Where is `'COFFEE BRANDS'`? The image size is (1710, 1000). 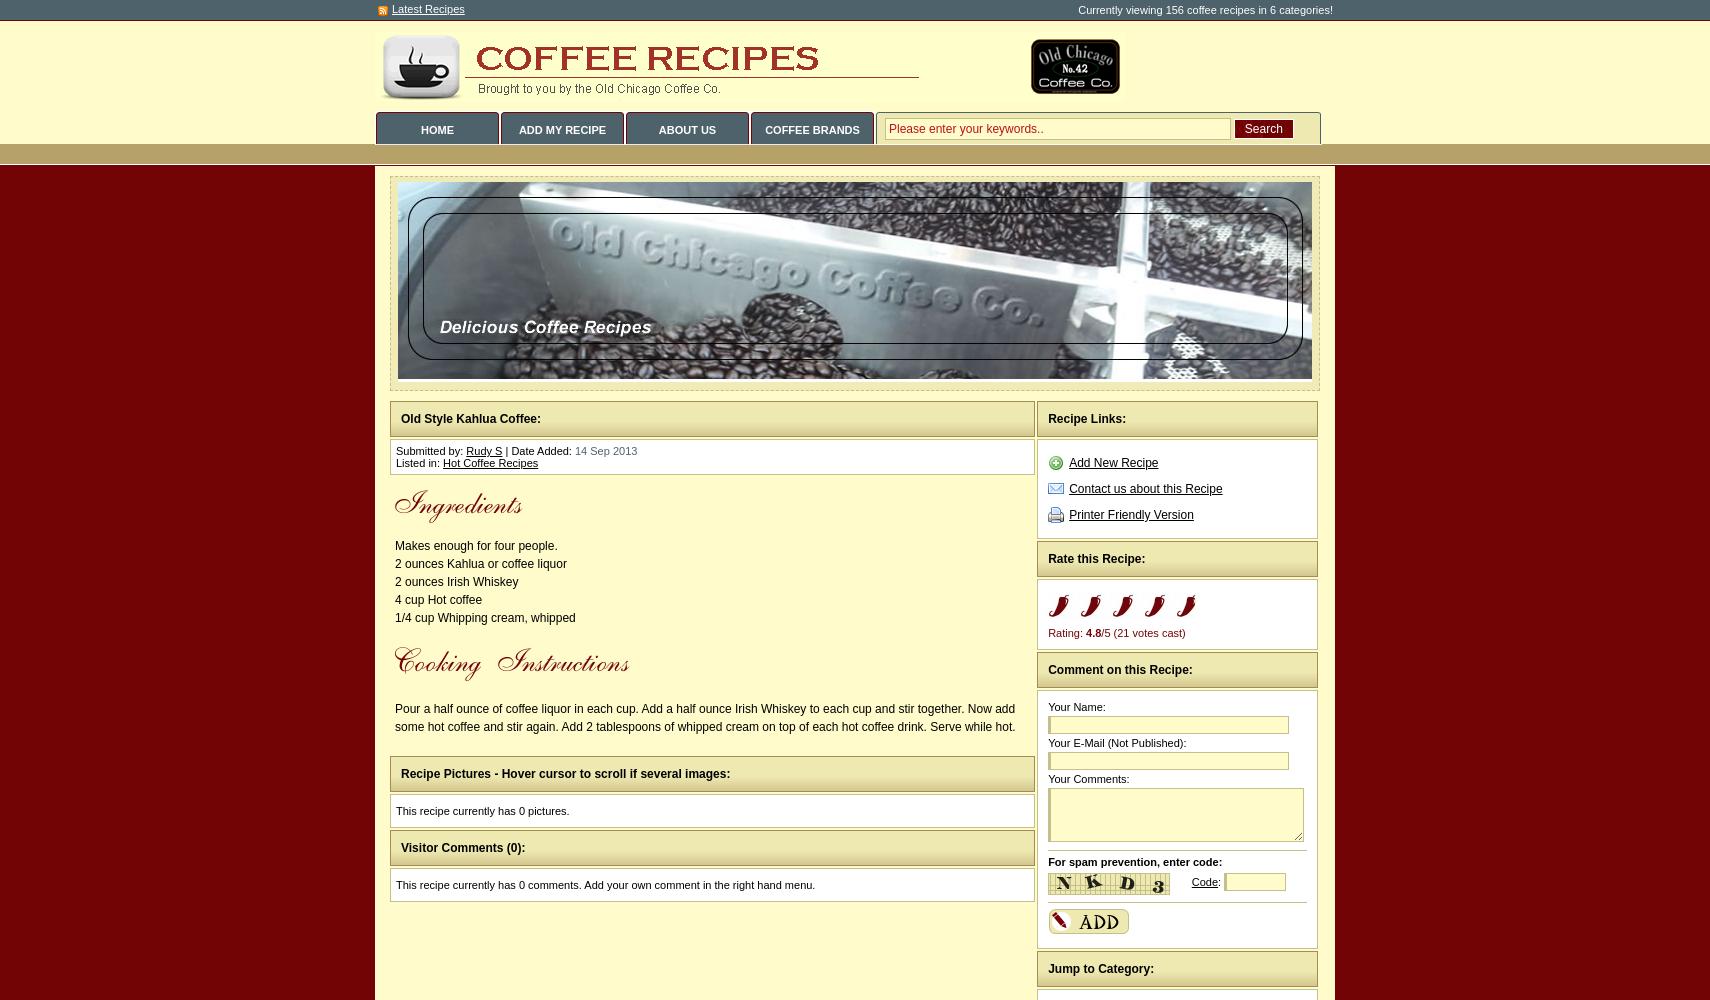 'COFFEE BRANDS' is located at coordinates (765, 130).